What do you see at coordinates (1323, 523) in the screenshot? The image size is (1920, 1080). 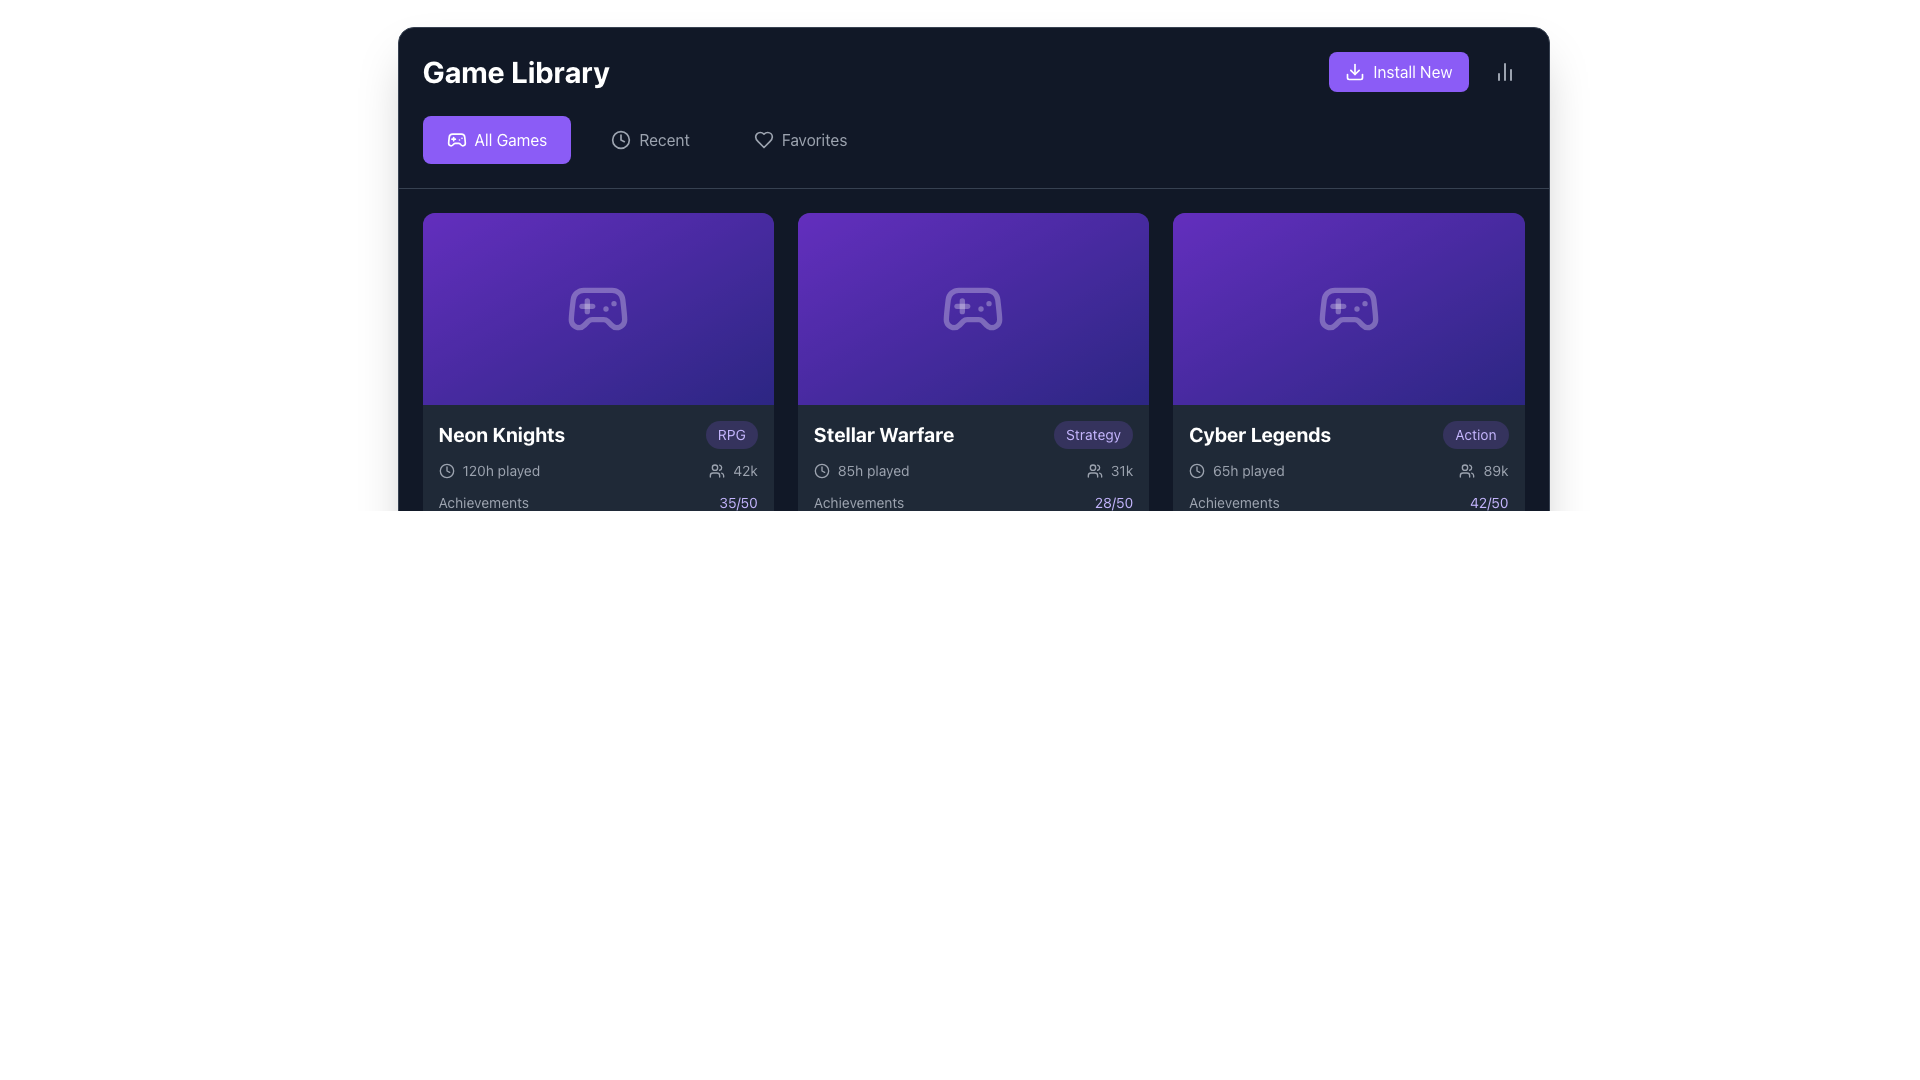 I see `the progress bar segment with a gradient color scheme transitioning from violet to indigo, located below the 'Cyber Legends' card in the 'Game Library' section` at bounding box center [1323, 523].